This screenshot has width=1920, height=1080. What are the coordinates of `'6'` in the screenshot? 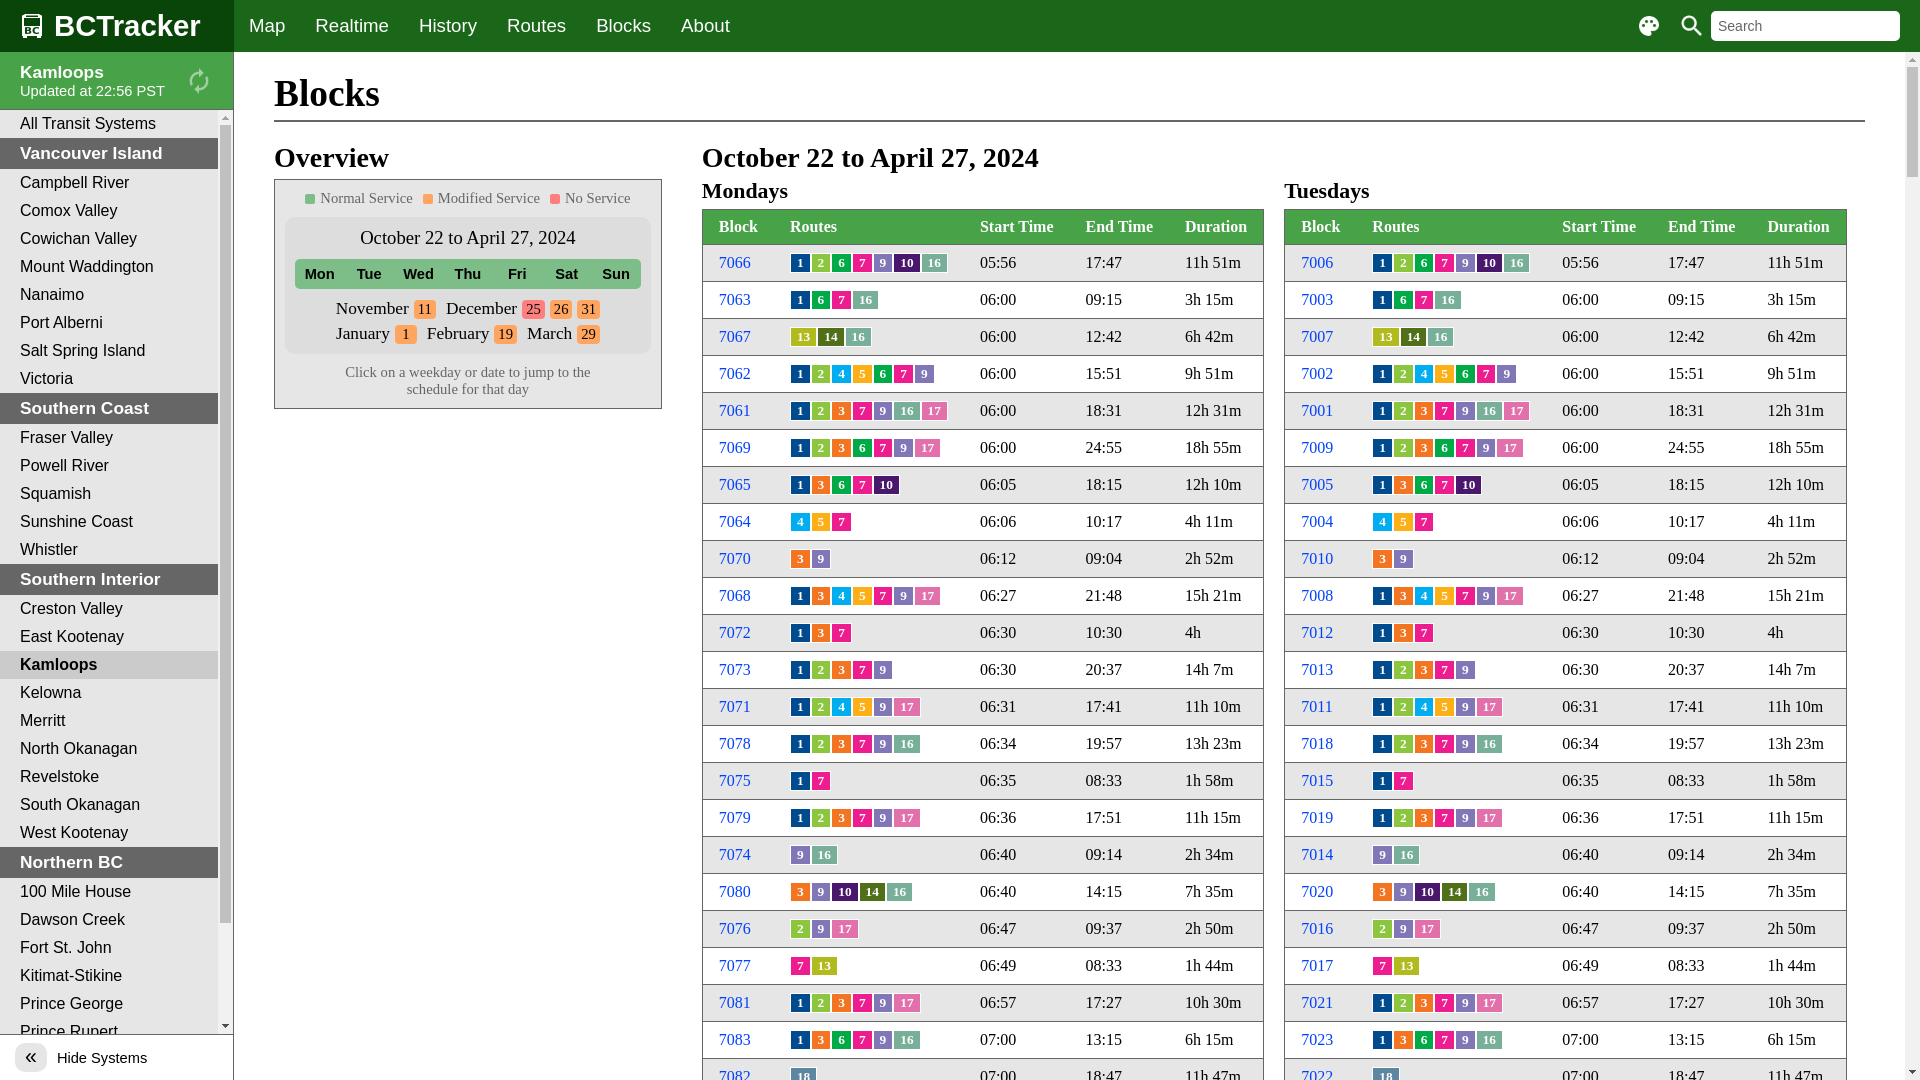 It's located at (841, 485).